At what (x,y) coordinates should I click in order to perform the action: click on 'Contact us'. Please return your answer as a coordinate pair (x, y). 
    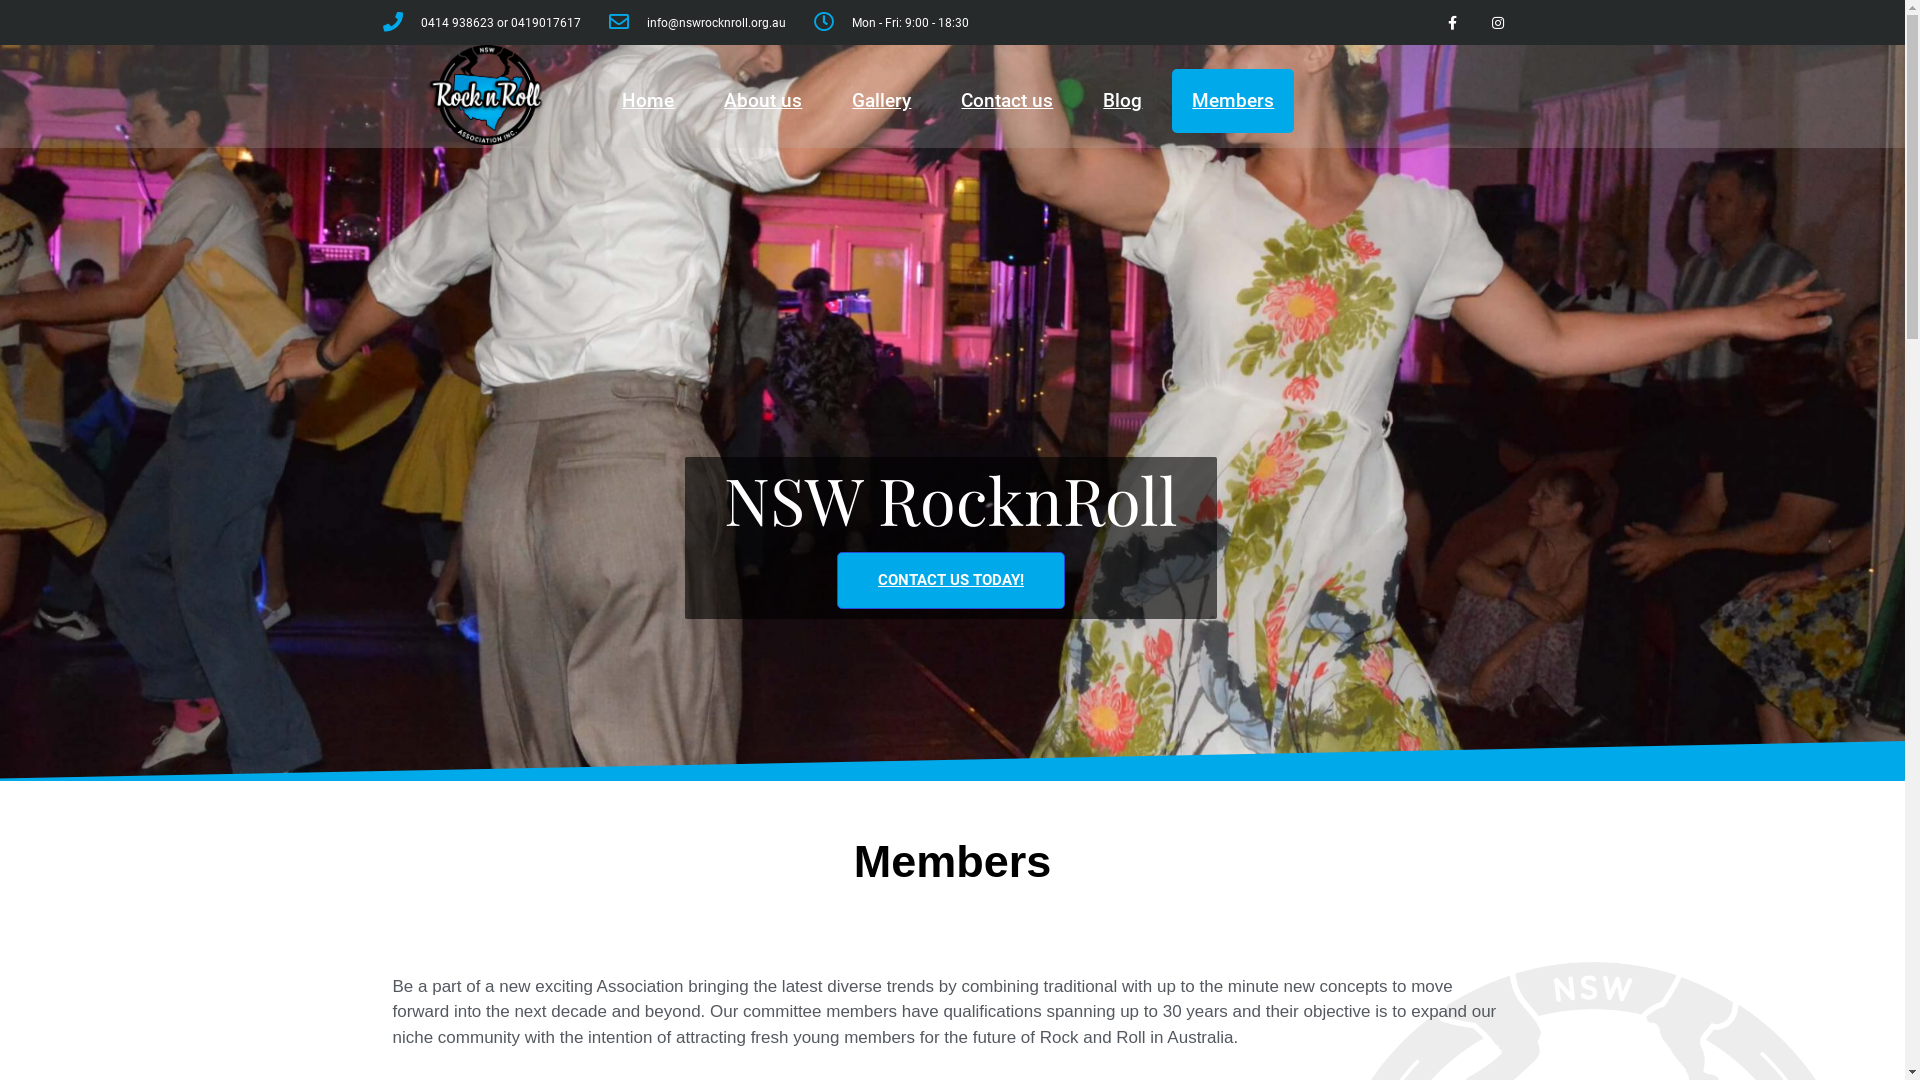
    Looking at the image, I should click on (1007, 100).